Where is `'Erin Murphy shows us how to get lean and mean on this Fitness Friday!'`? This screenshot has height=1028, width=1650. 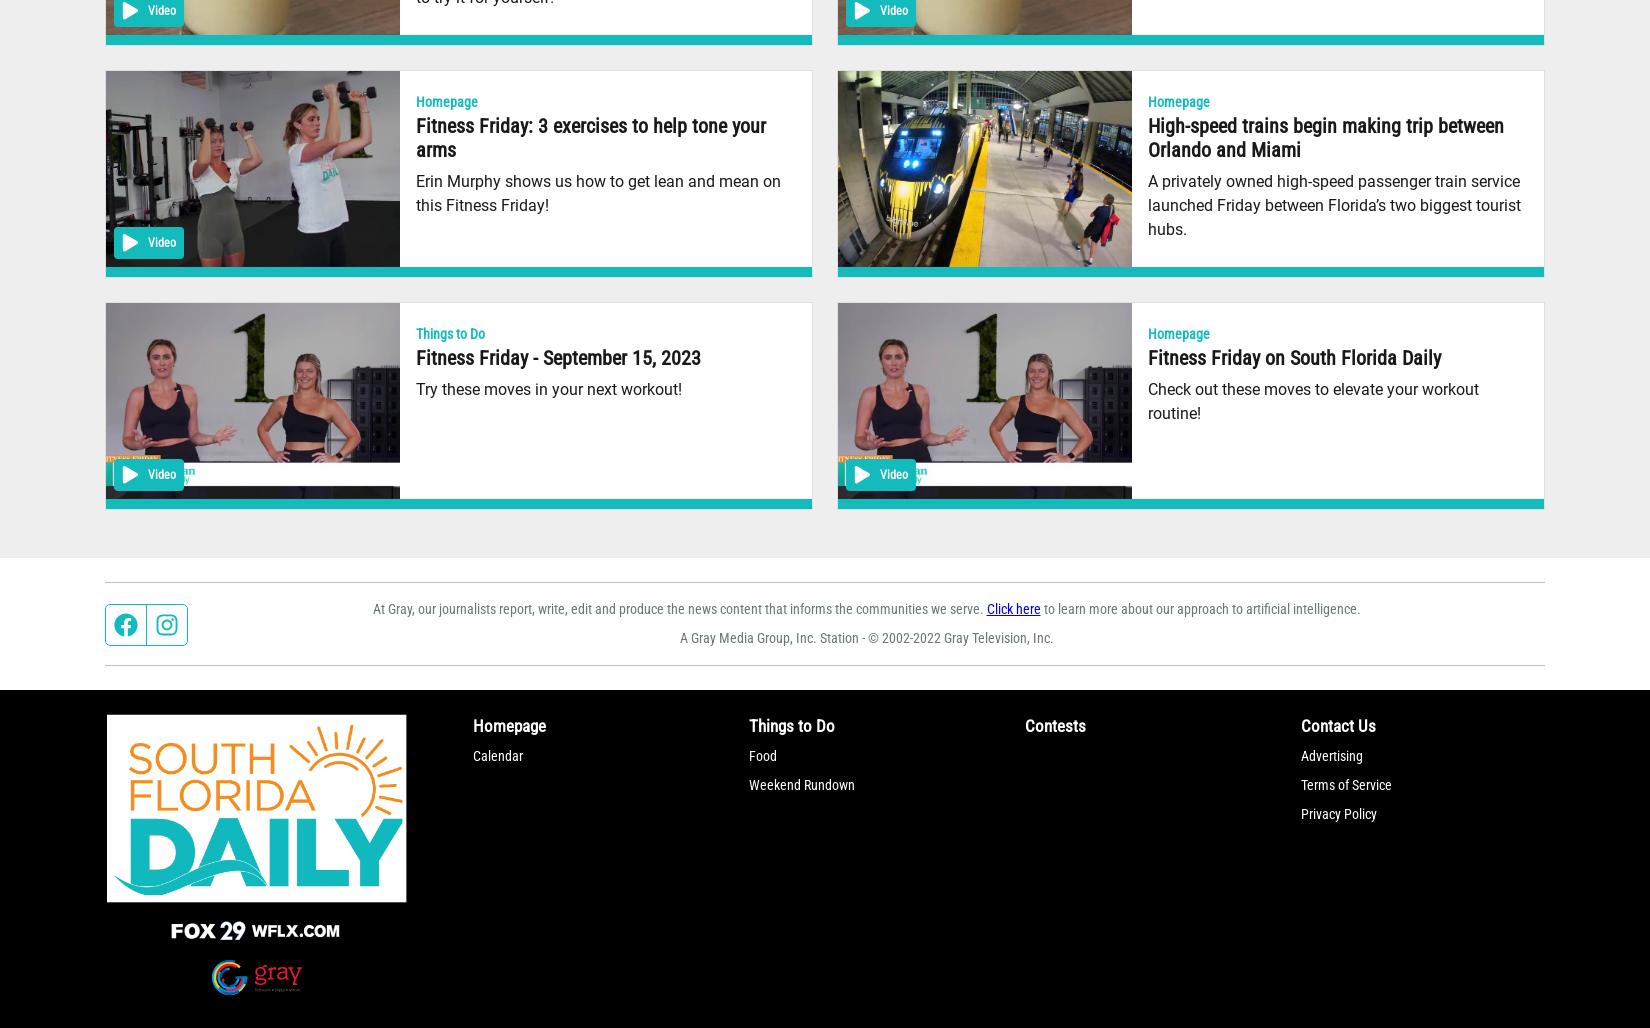
'Erin Murphy shows us how to get lean and mean on this Fitness Friday!' is located at coordinates (597, 192).